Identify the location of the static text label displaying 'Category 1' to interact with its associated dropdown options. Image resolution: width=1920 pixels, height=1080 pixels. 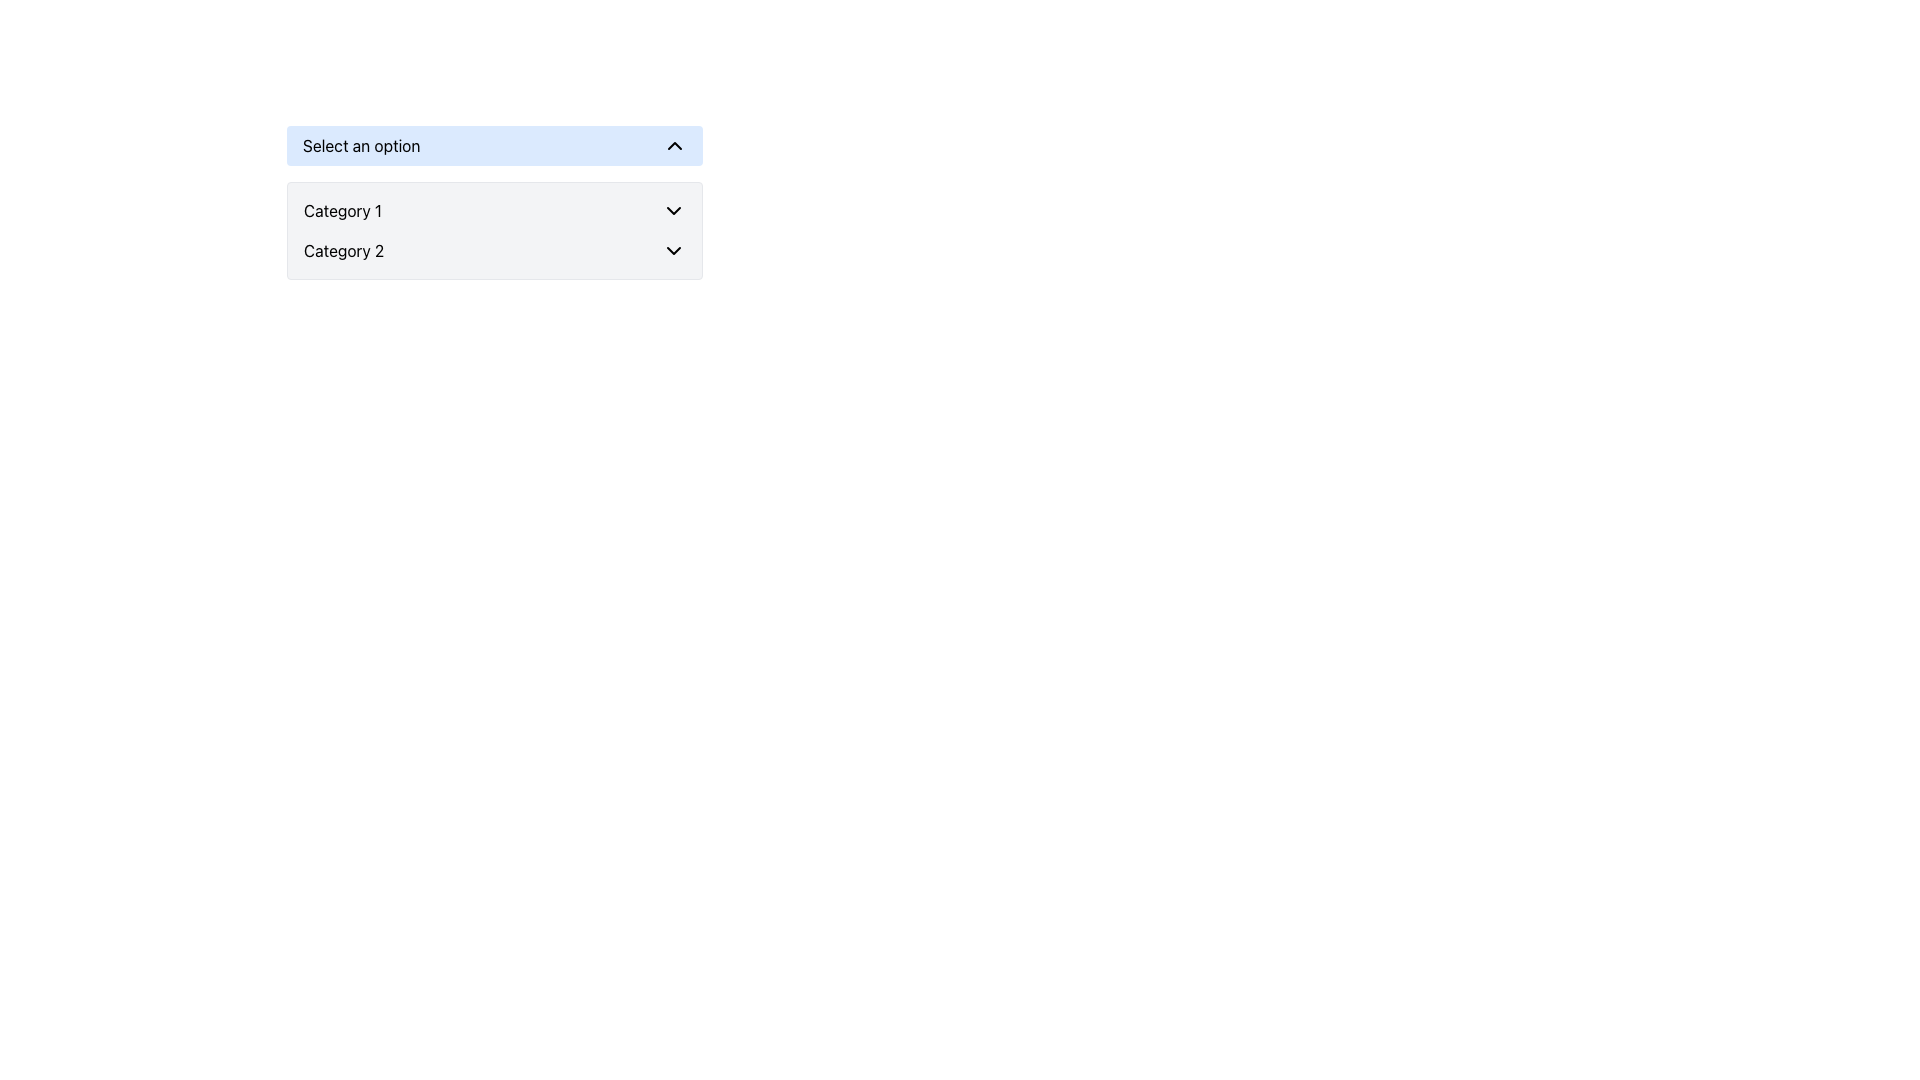
(342, 211).